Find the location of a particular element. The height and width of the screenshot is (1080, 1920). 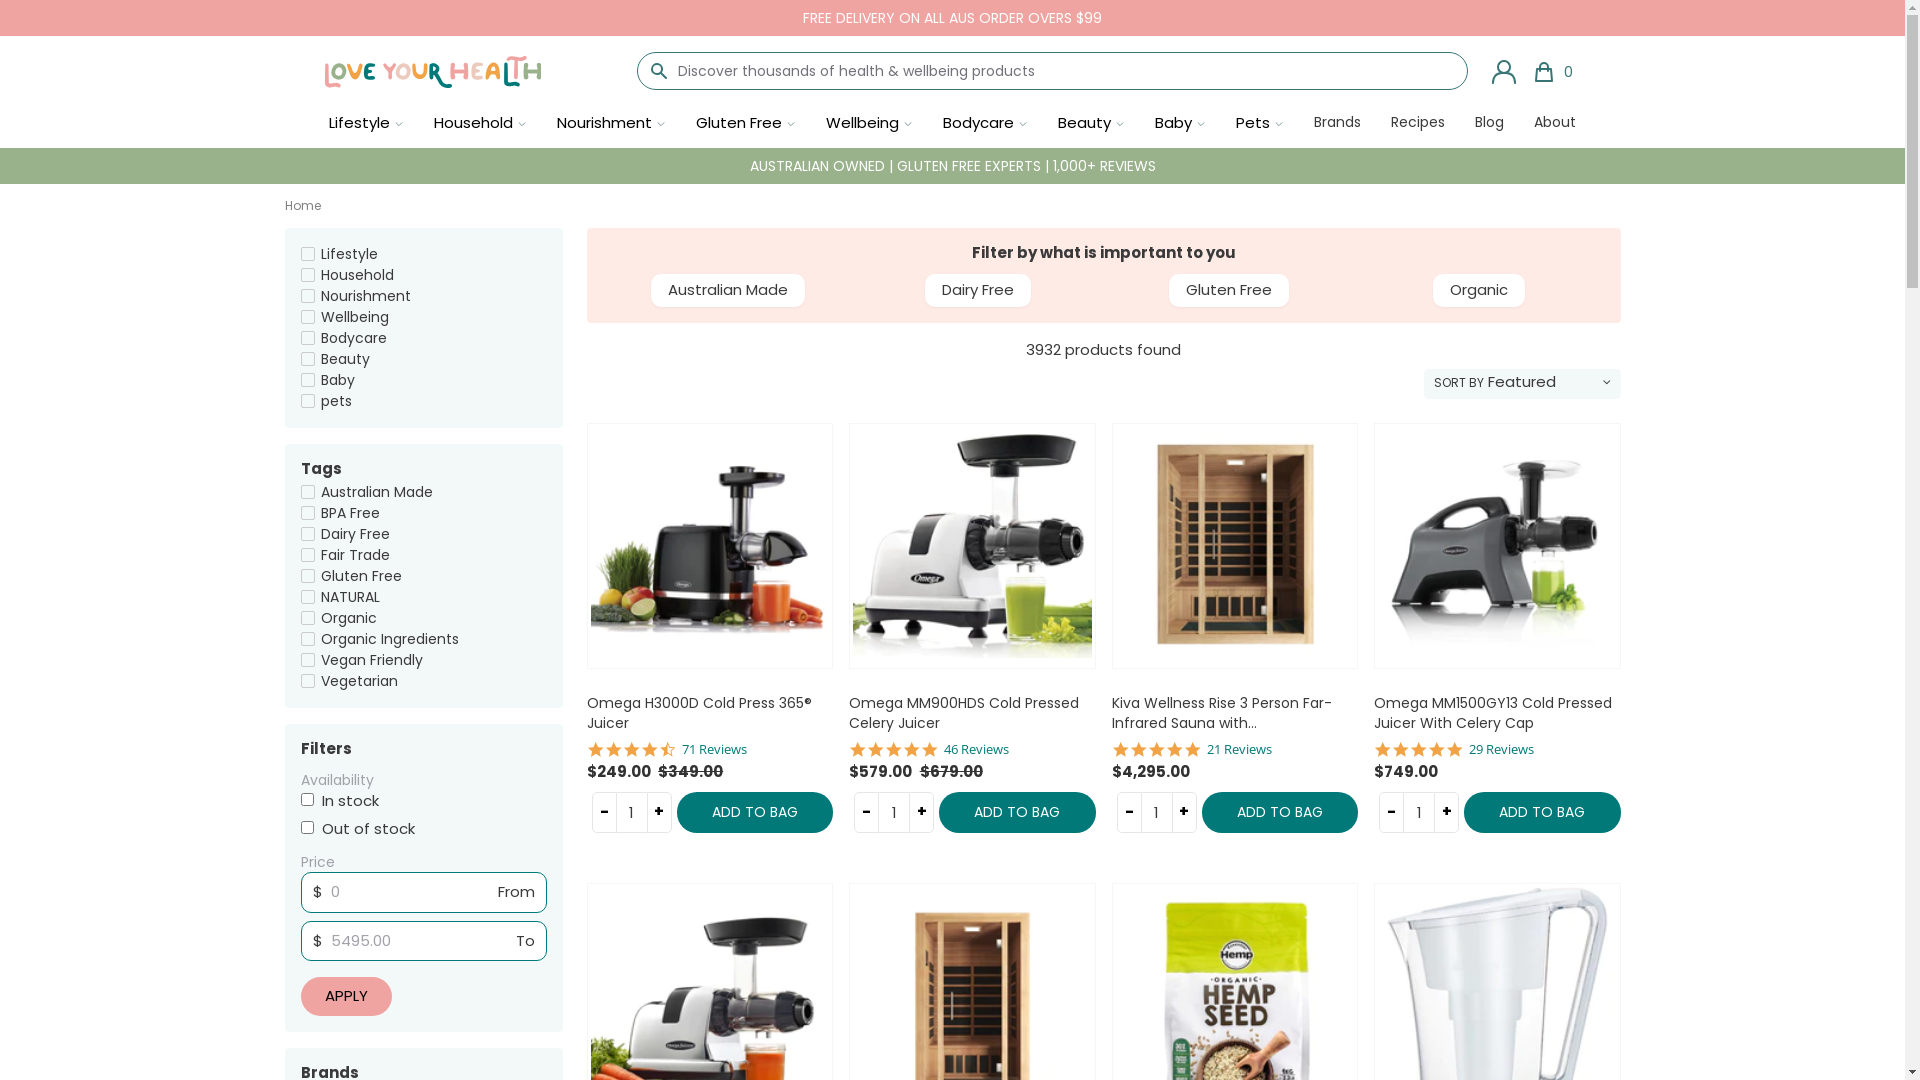

'Dairy Free' is located at coordinates (978, 290).